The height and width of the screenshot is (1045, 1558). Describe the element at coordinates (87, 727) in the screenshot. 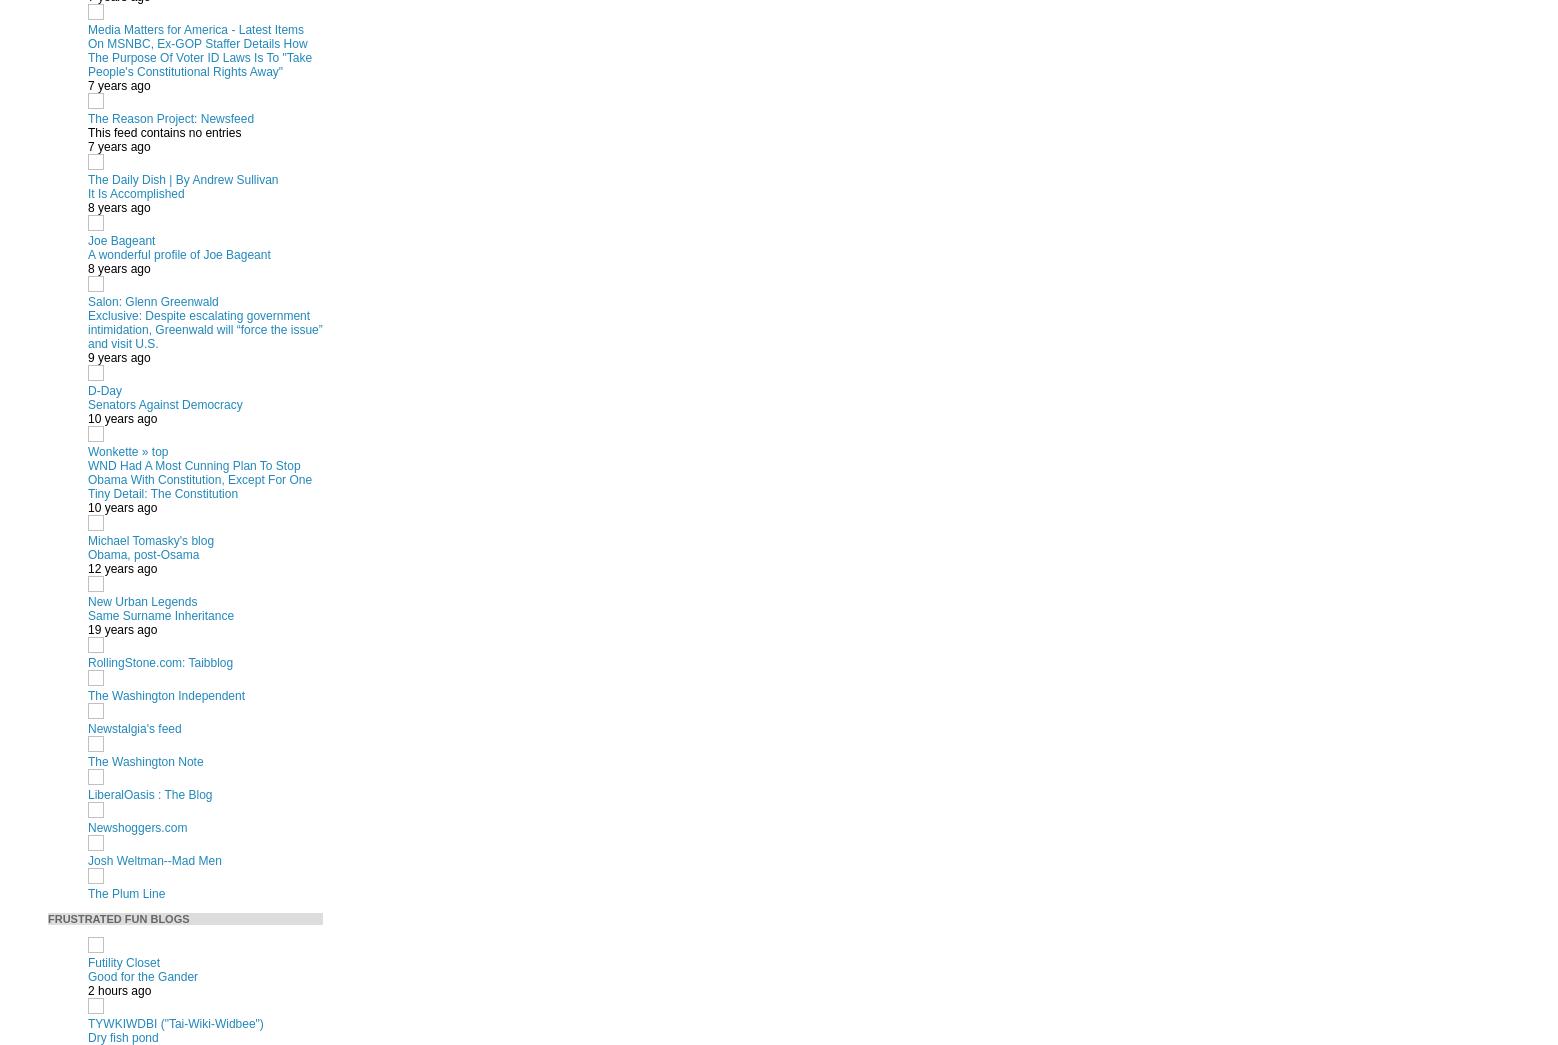

I see `'Newstalgia's feed'` at that location.